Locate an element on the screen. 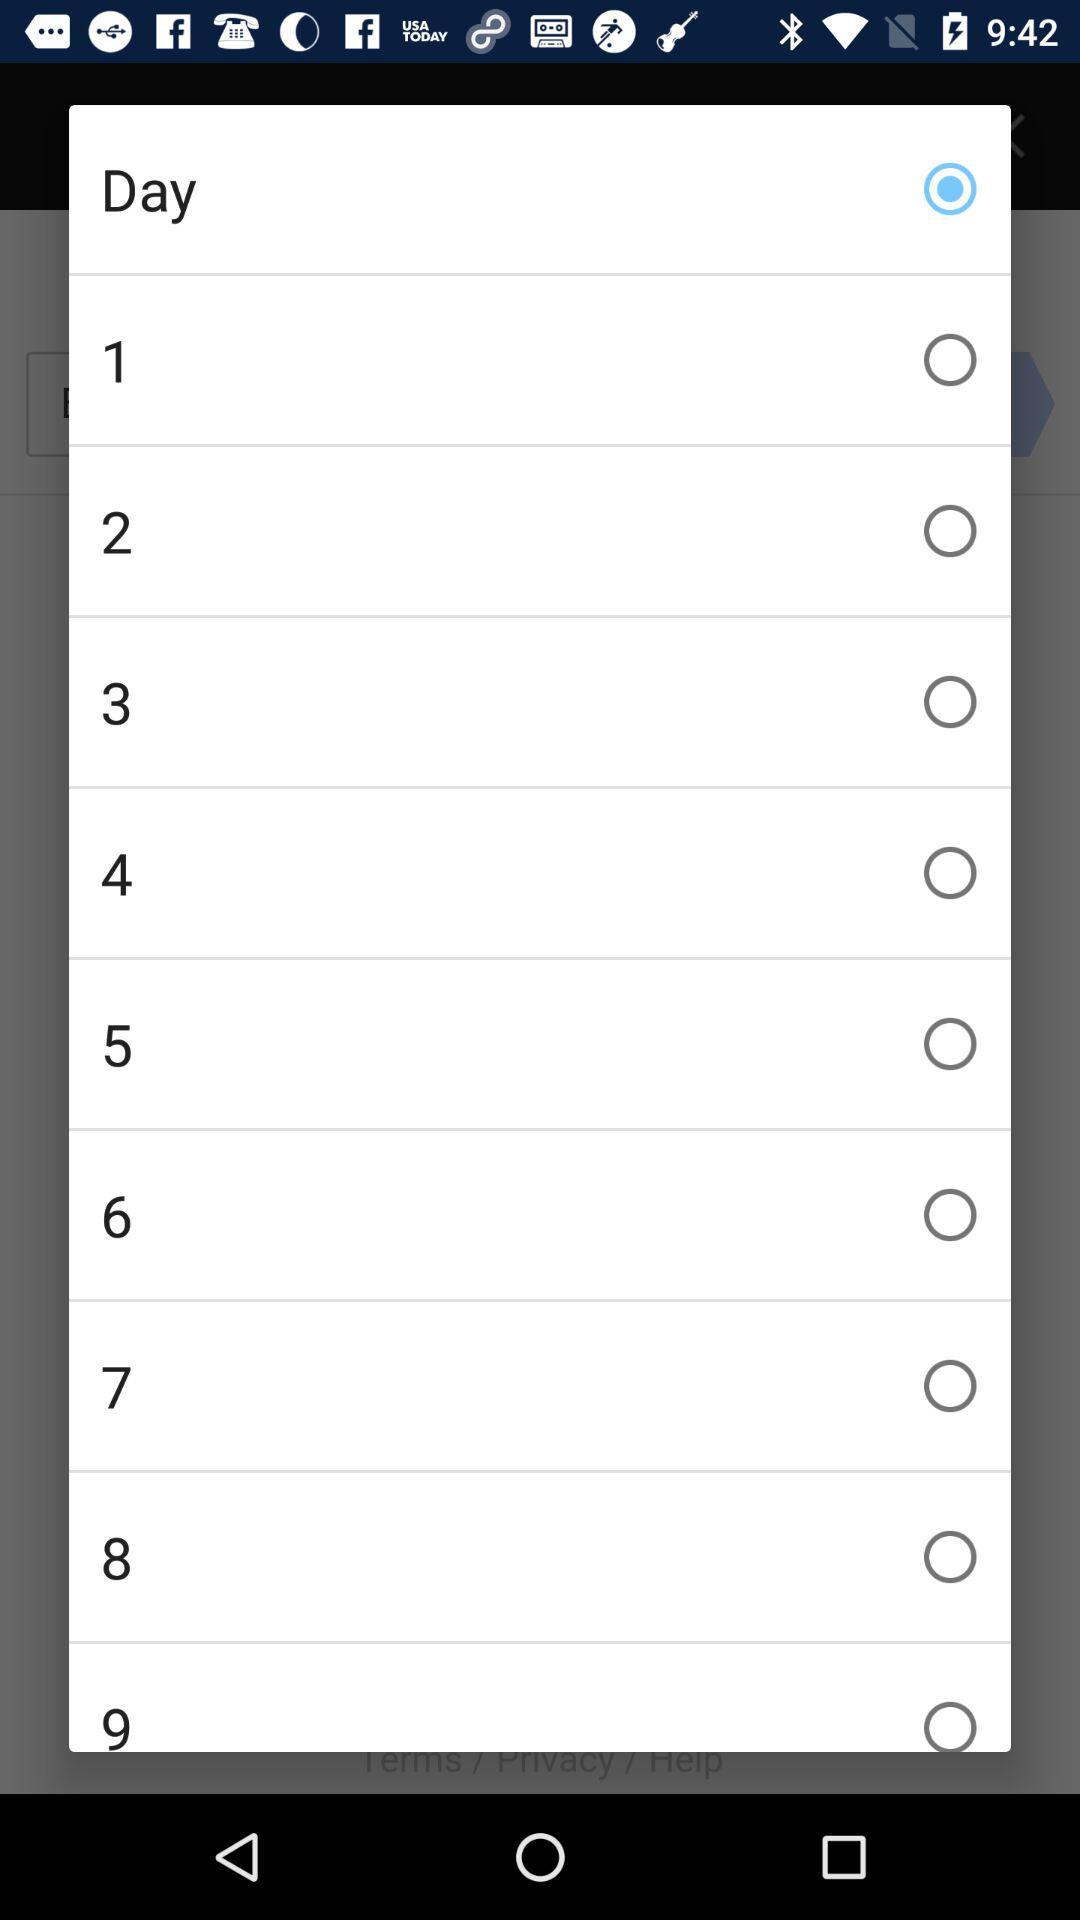  item below 5 is located at coordinates (540, 1213).